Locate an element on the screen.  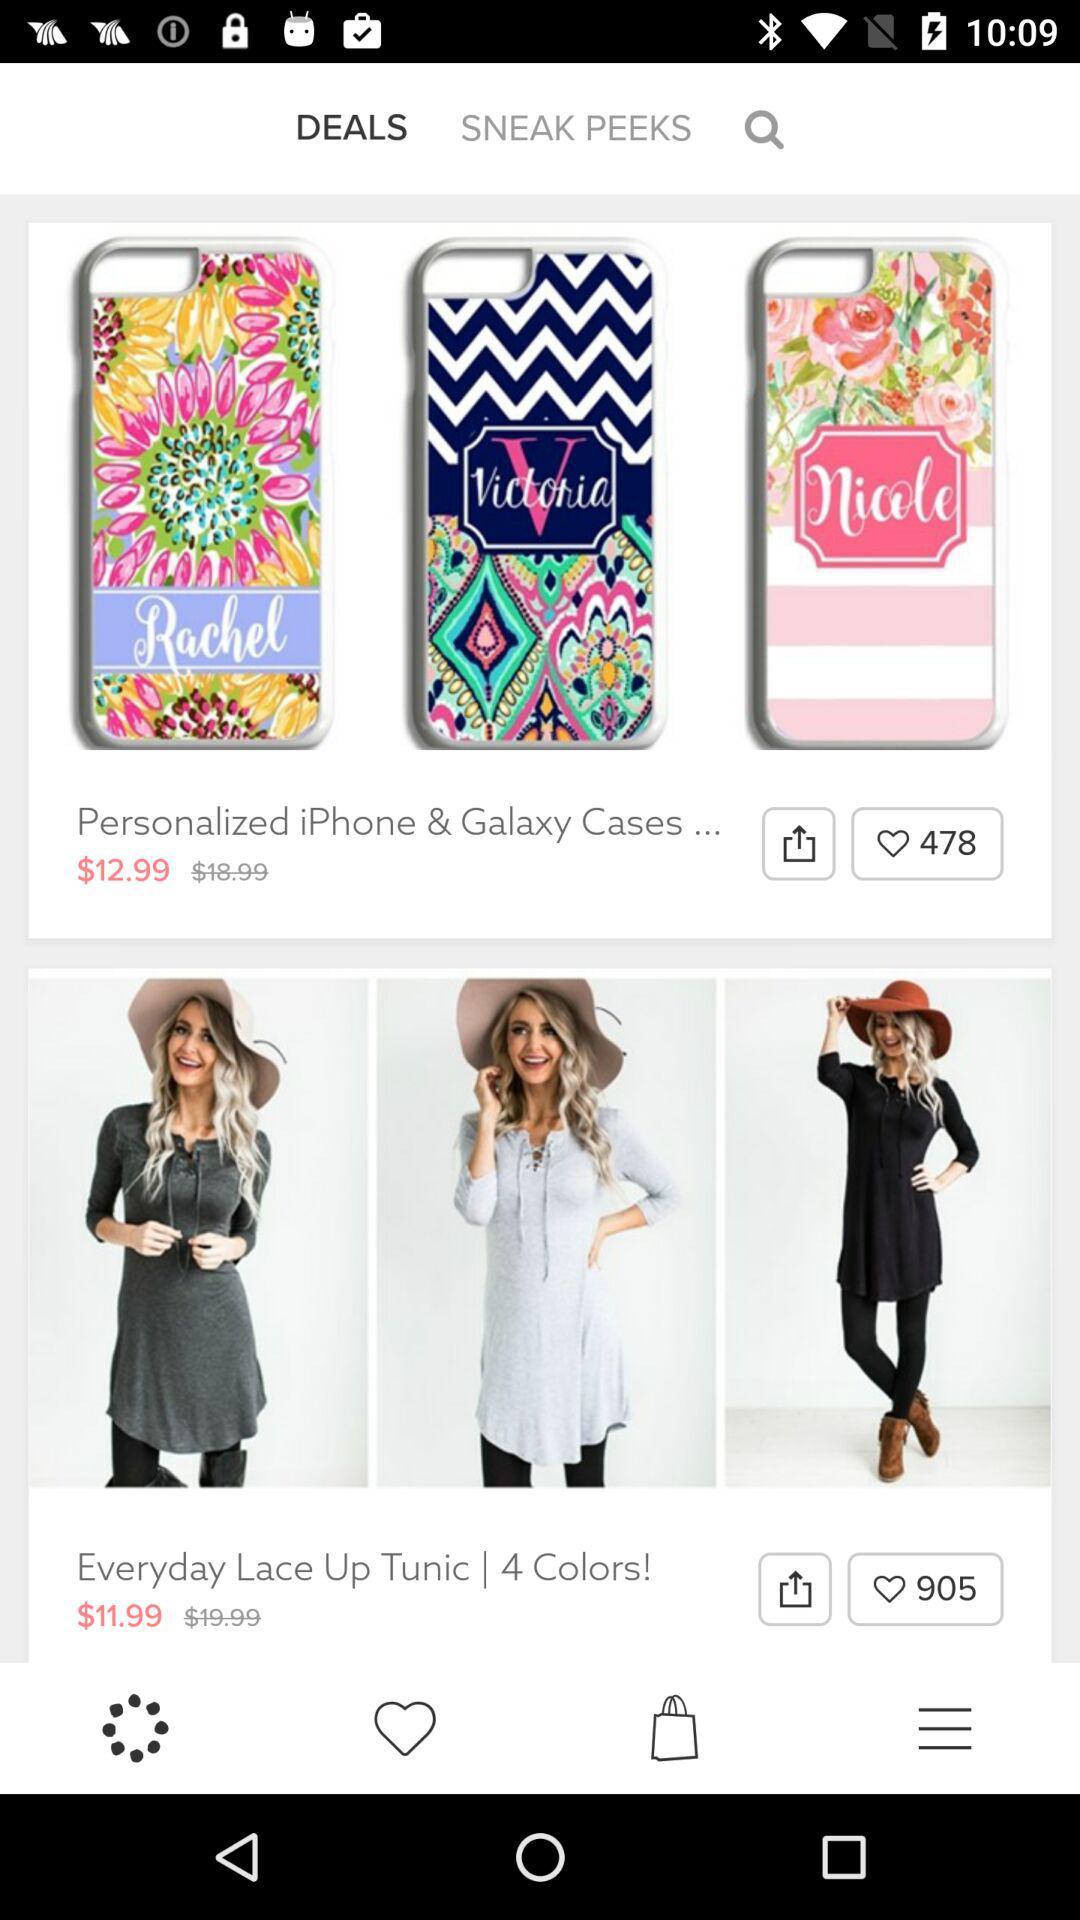
905 item is located at coordinates (925, 1588).